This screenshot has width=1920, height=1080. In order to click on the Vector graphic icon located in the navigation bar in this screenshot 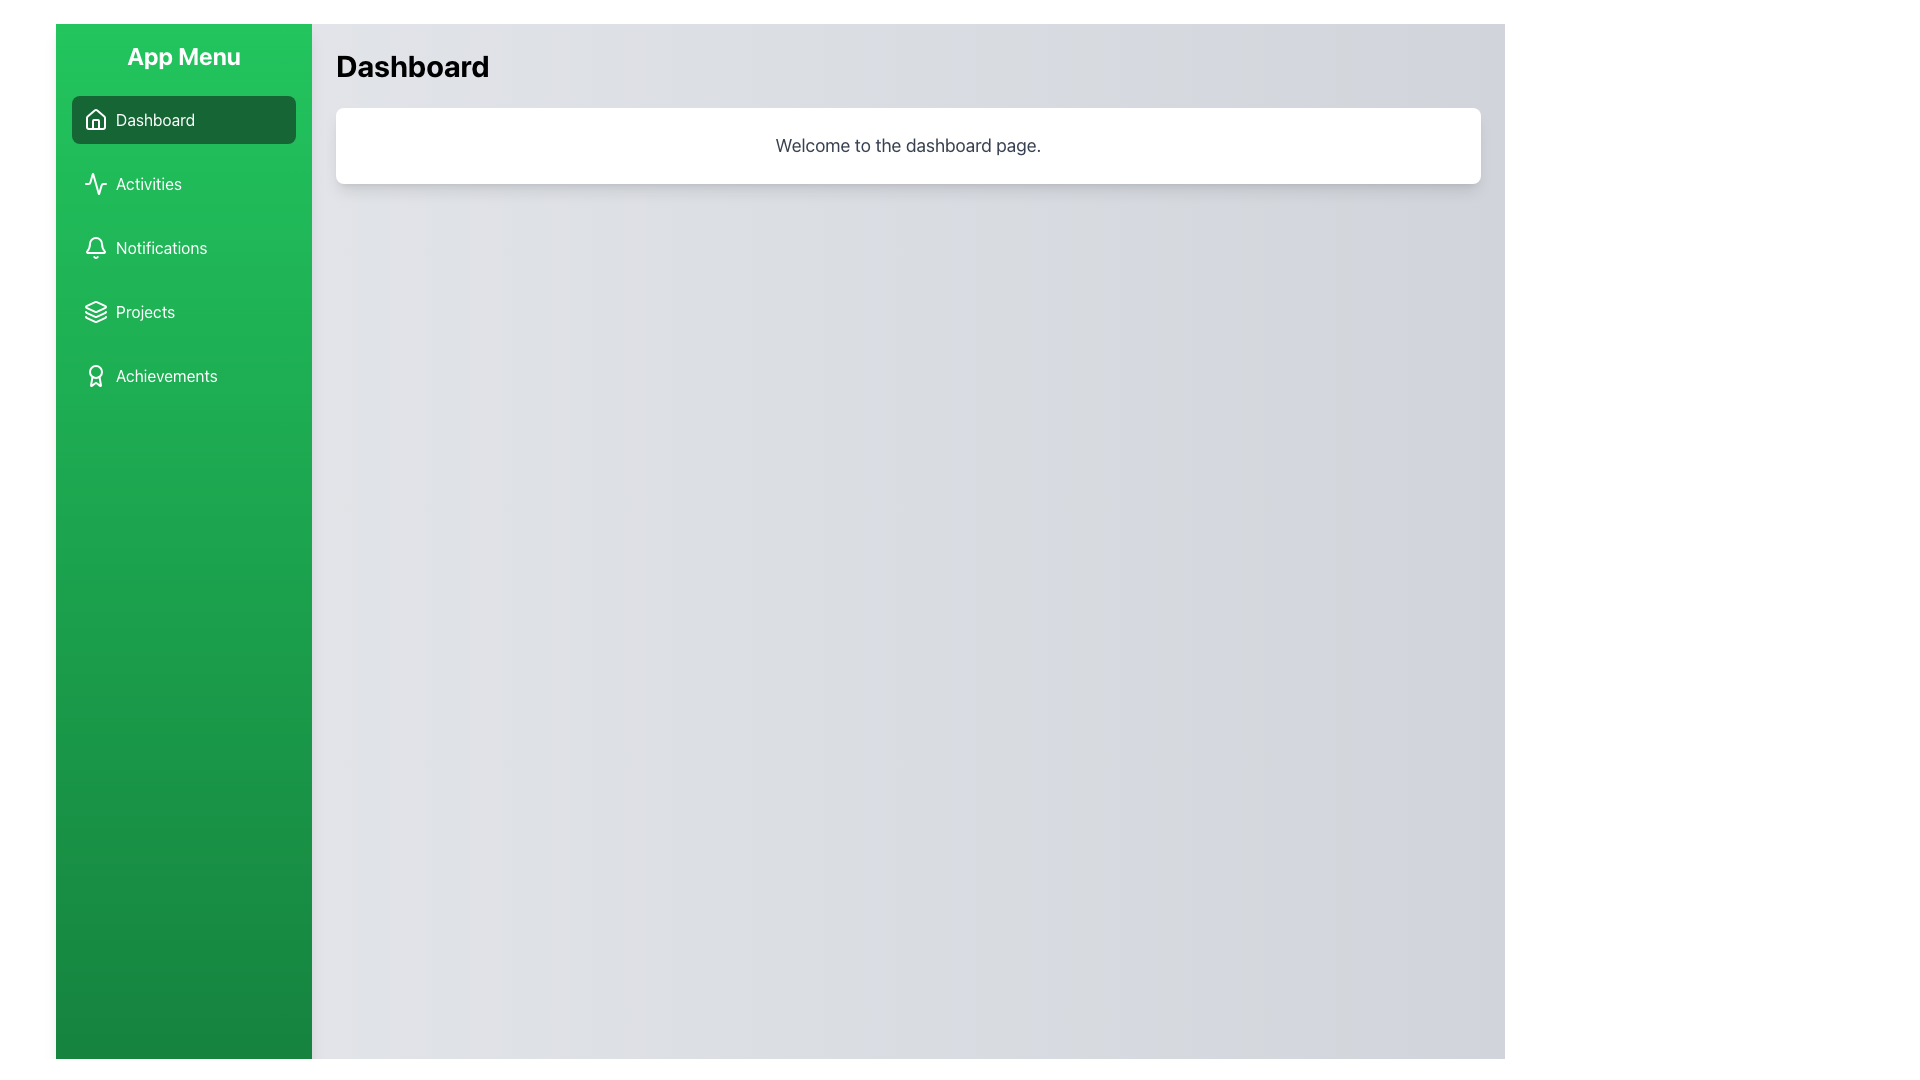, I will do `click(95, 184)`.